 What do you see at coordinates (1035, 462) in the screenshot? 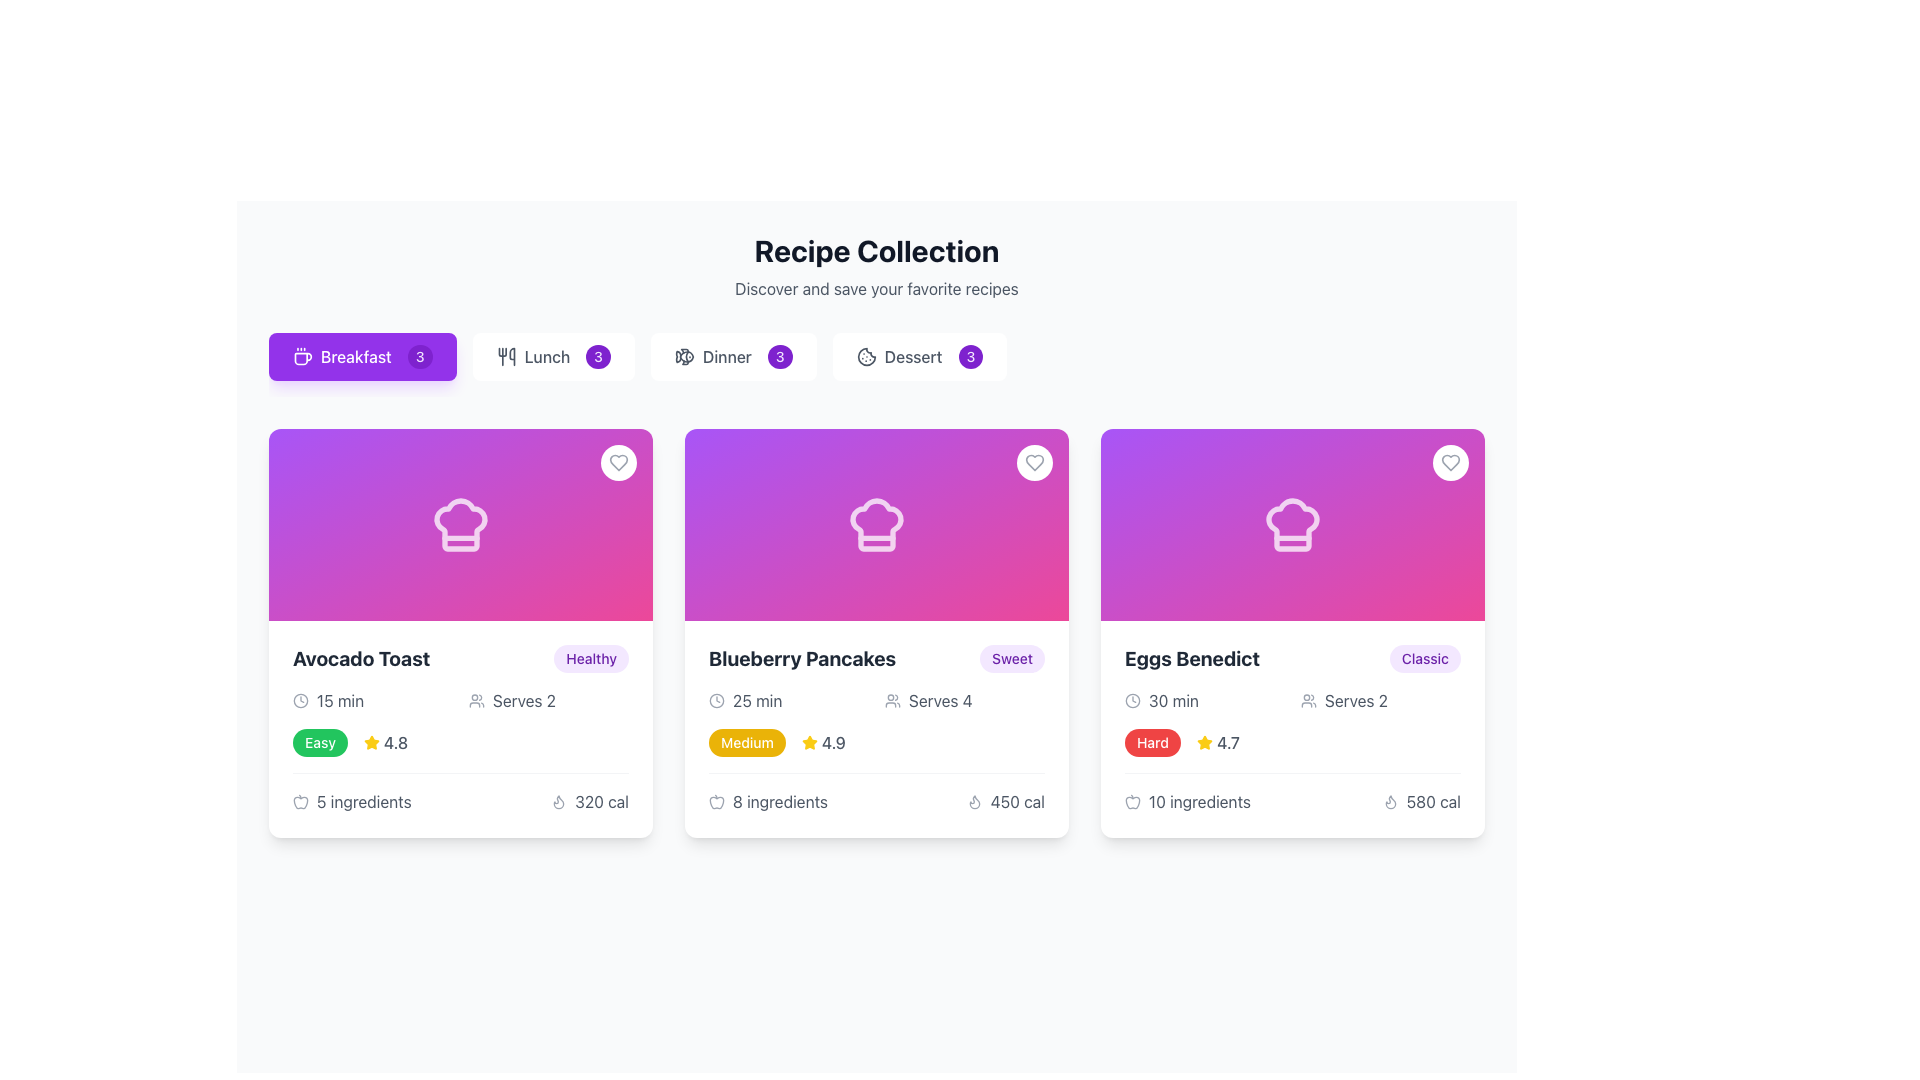
I see `the SVG heart icon located in the top-right corner of the 'Blueberry Pancakes' card to mark it as a favorite` at bounding box center [1035, 462].